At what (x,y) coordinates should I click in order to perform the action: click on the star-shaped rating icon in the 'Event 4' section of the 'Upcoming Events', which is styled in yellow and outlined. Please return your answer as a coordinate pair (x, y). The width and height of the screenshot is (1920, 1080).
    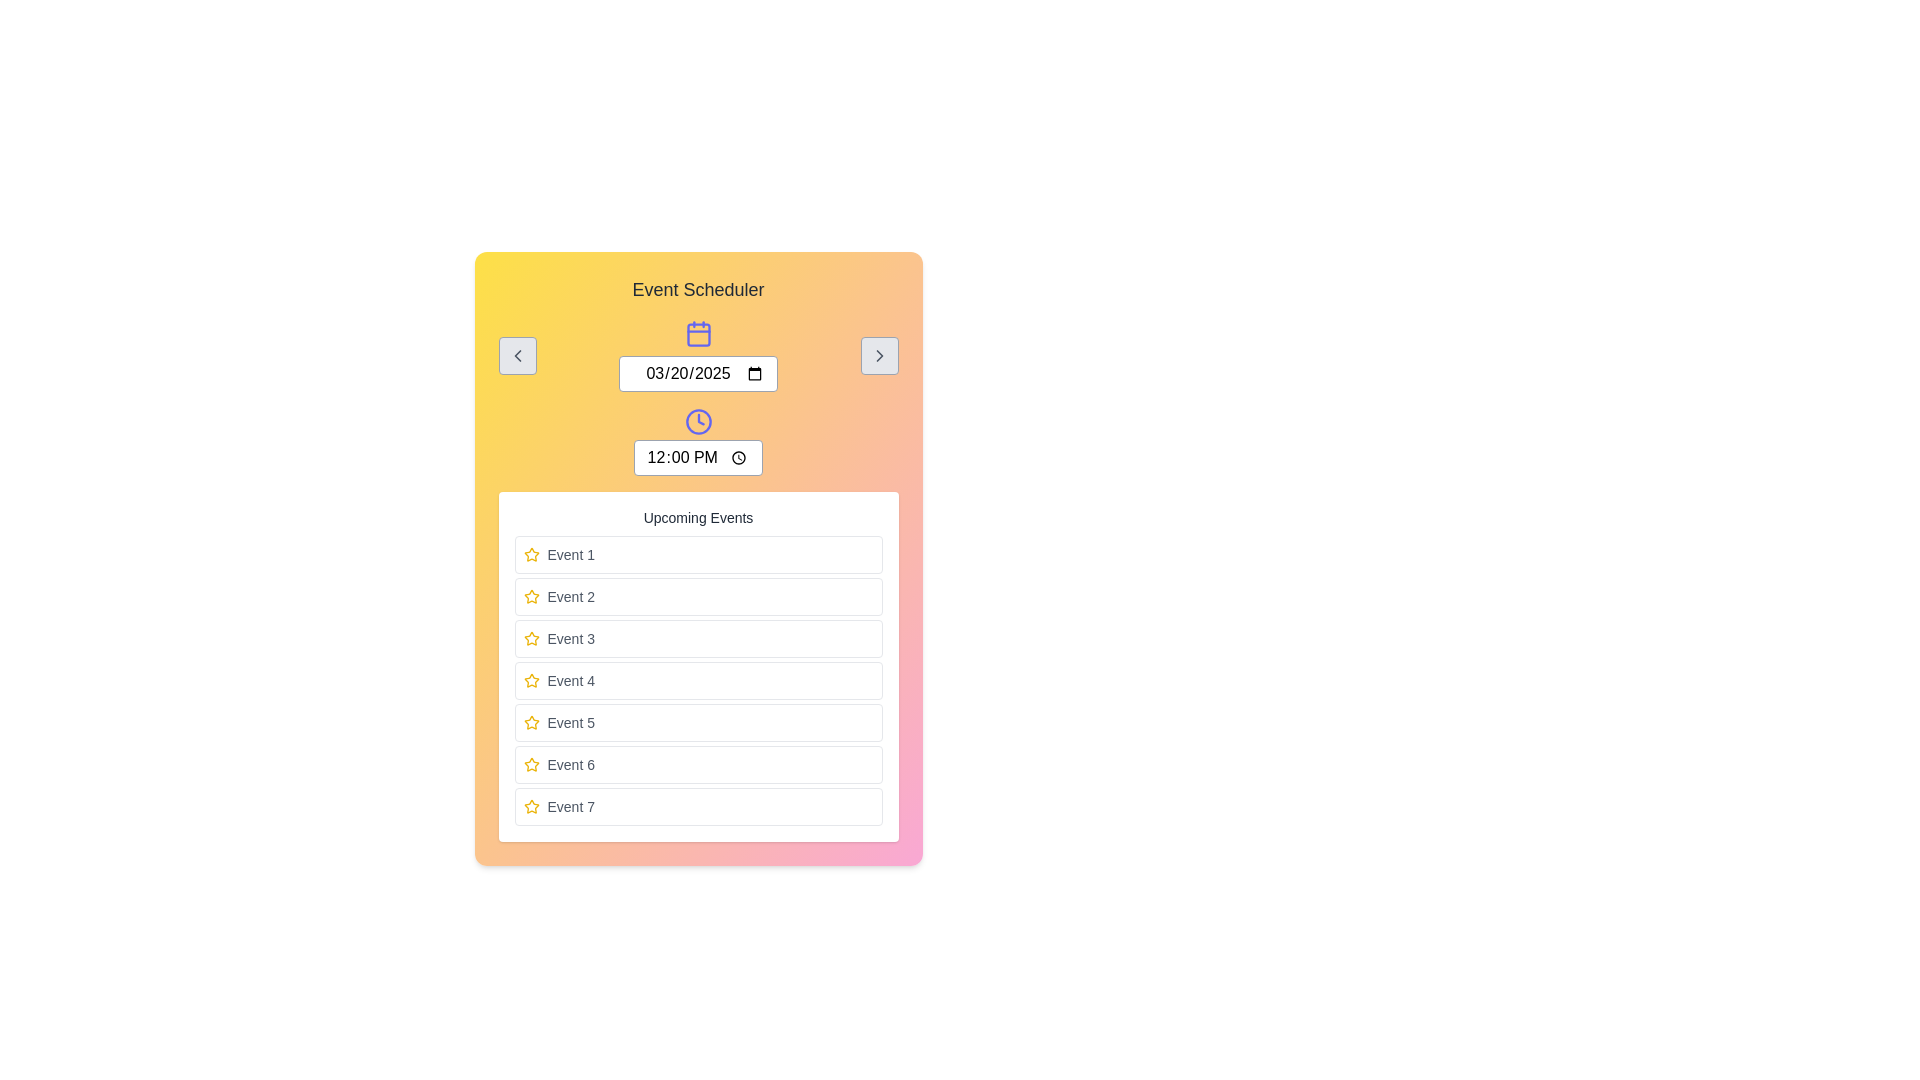
    Looking at the image, I should click on (531, 680).